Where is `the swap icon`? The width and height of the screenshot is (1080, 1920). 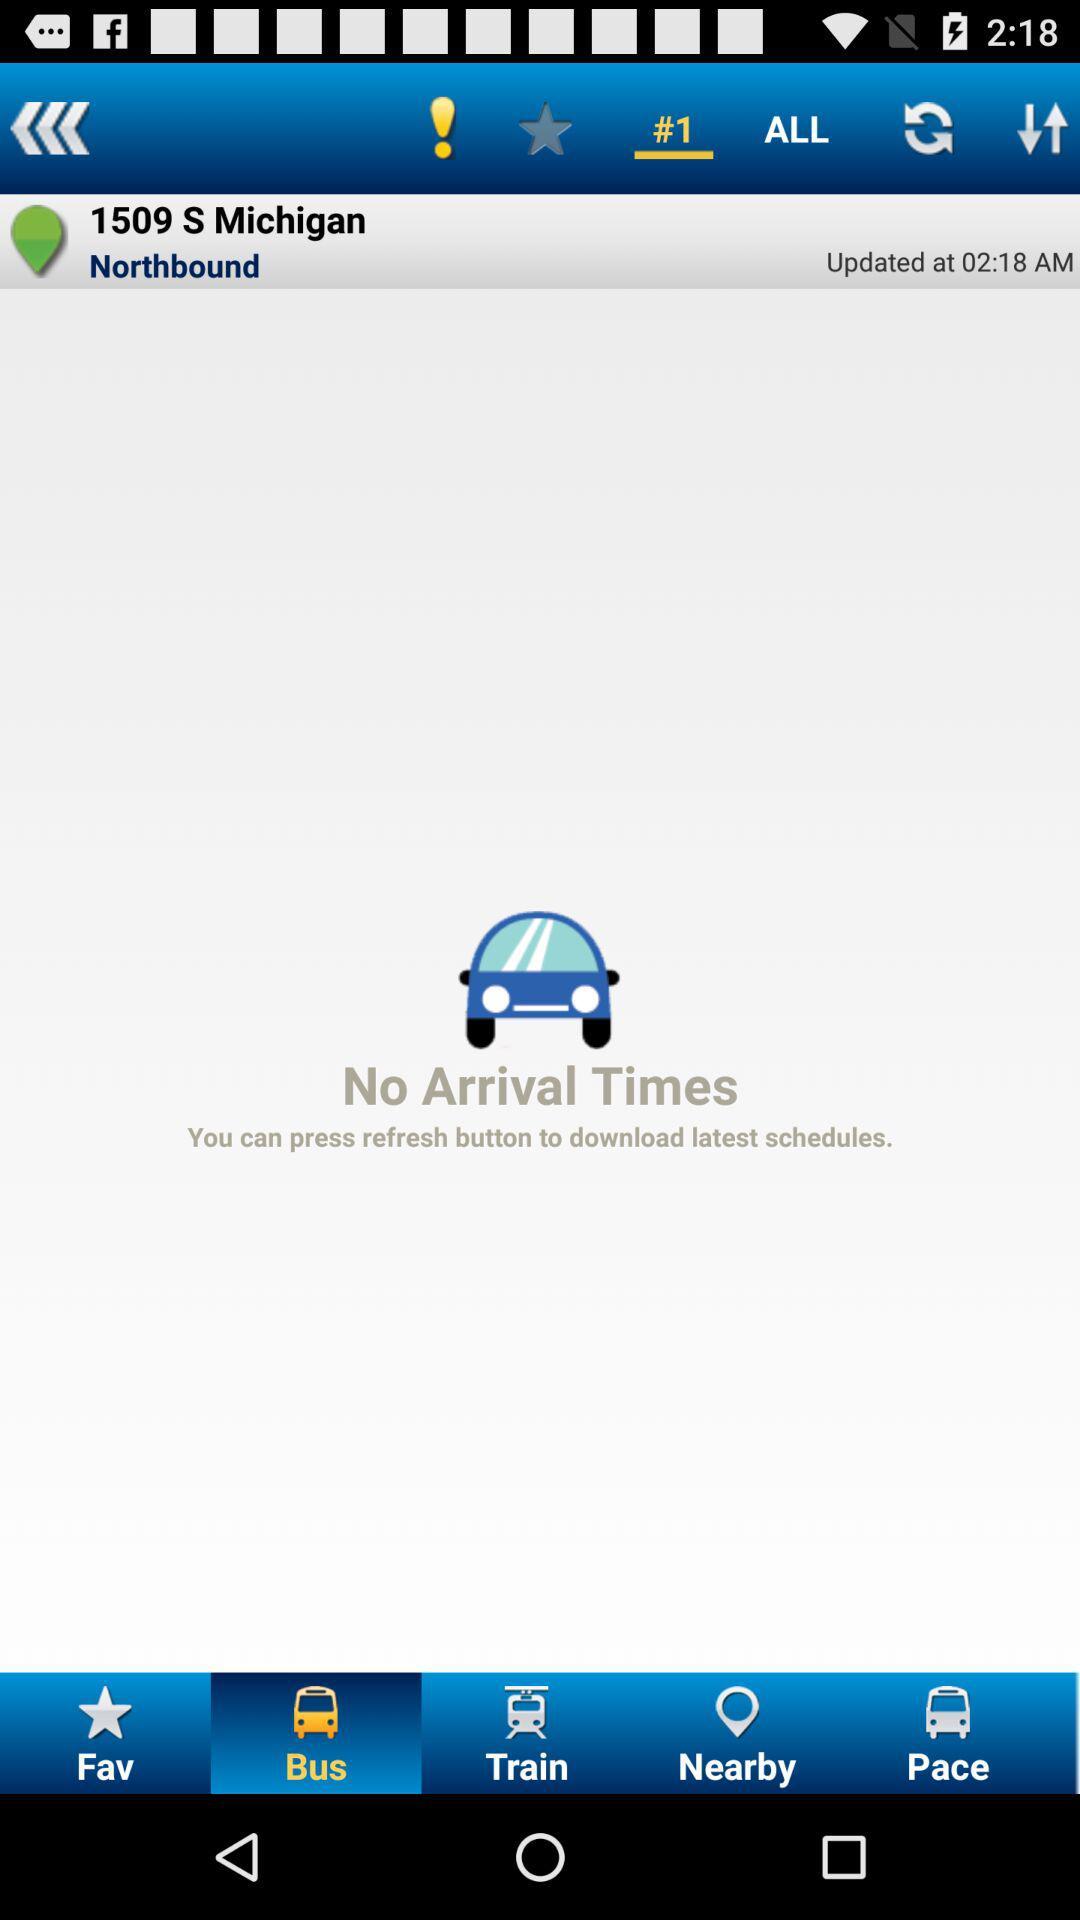
the swap icon is located at coordinates (1042, 136).